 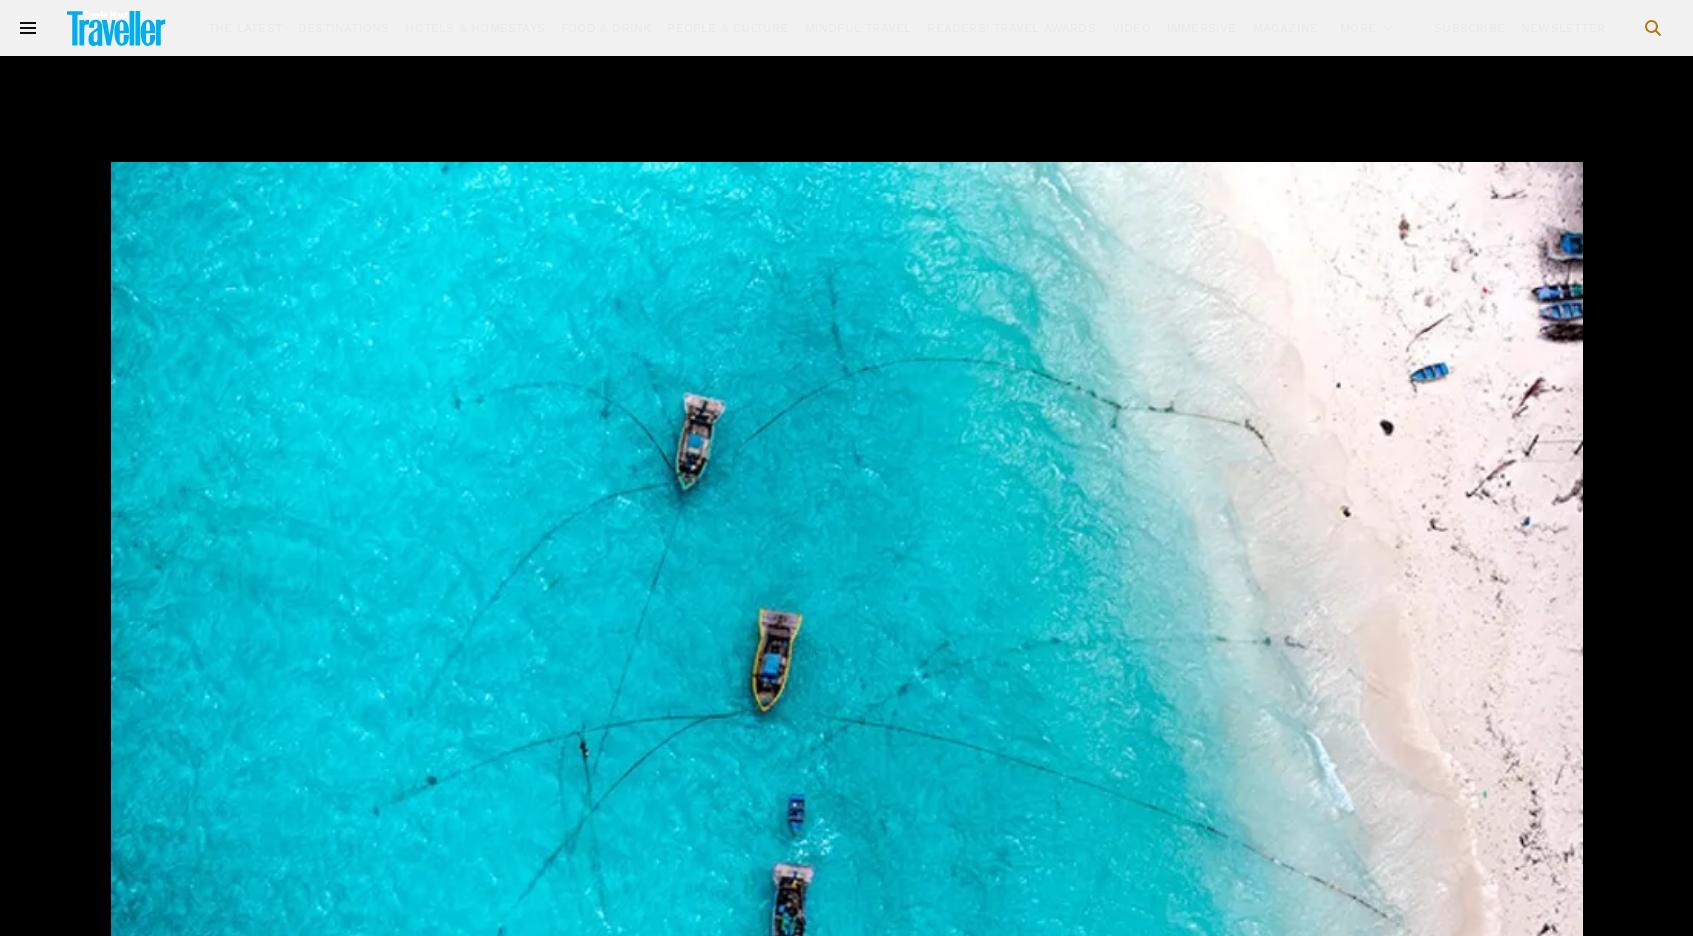 I want to click on 'The Latest', so click(x=244, y=26).